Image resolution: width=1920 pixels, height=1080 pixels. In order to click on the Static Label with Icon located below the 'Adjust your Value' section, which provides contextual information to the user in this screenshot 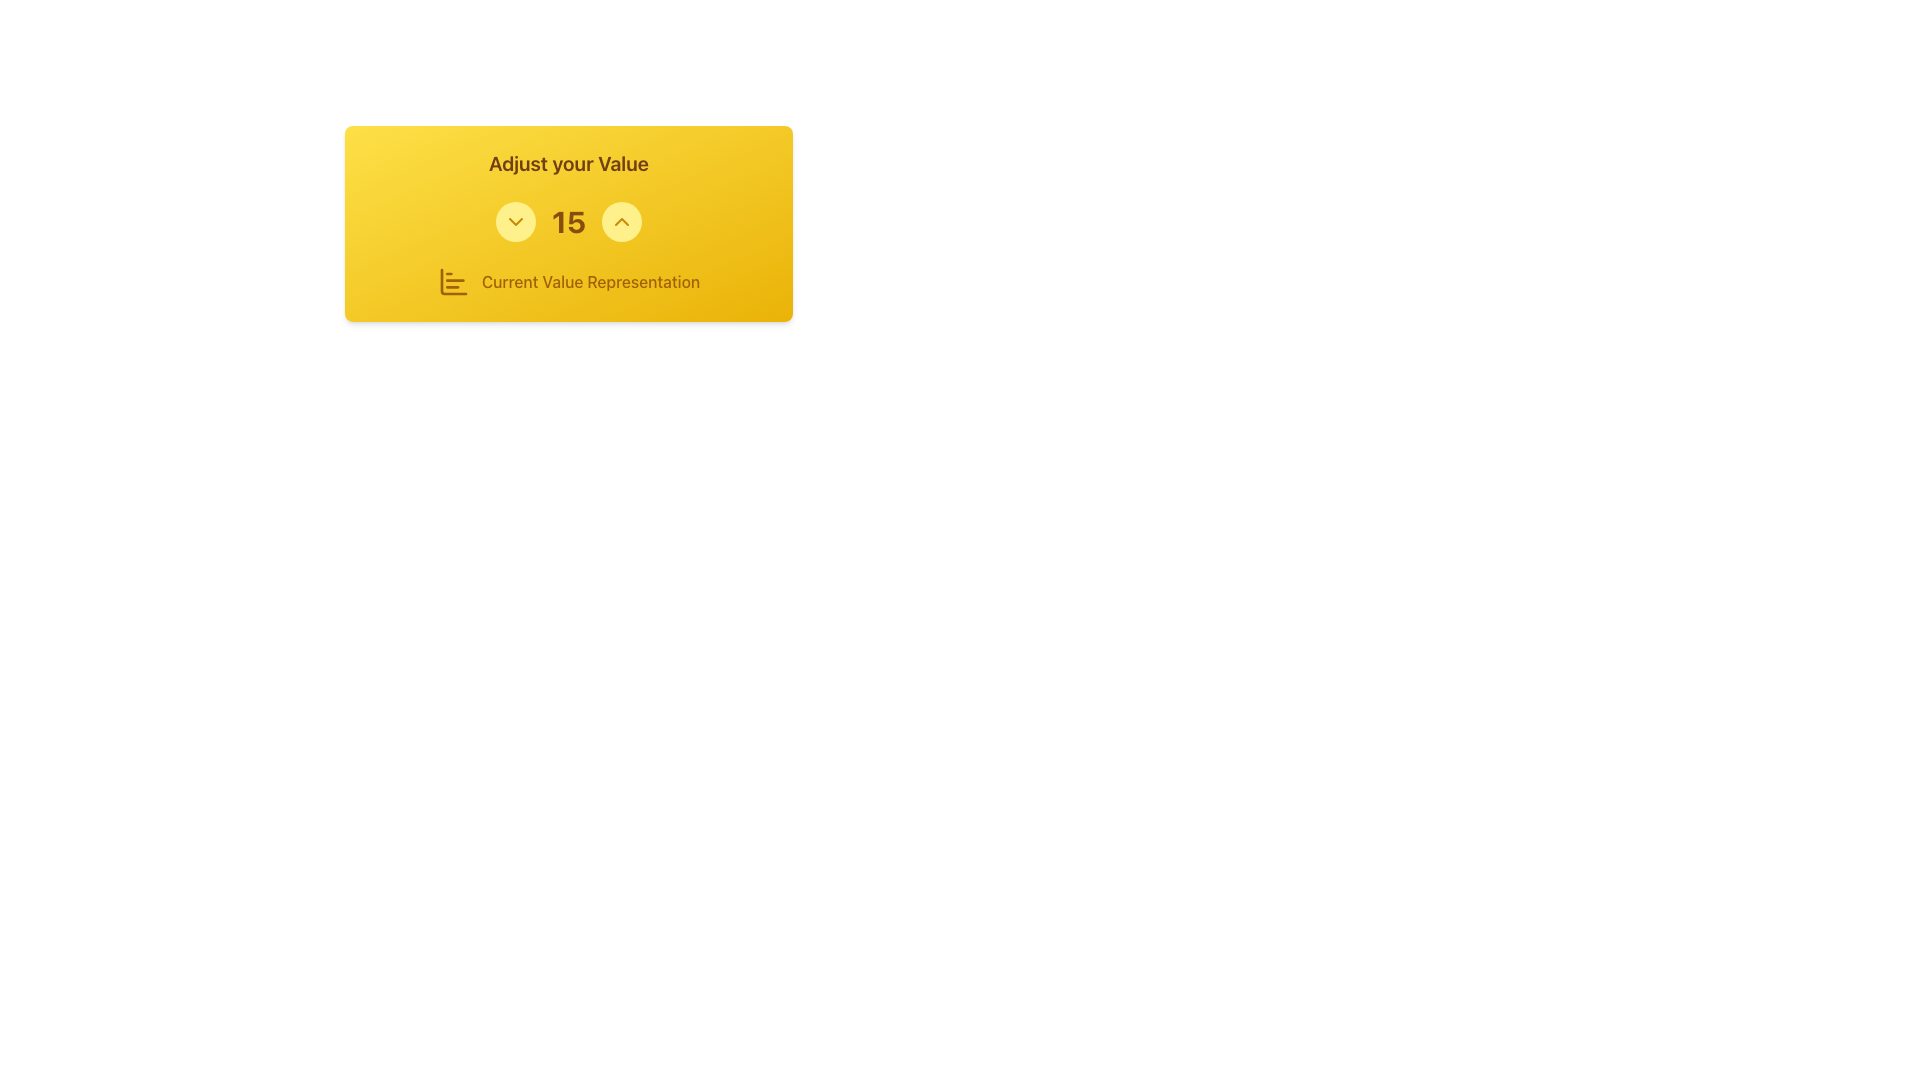, I will do `click(568, 281)`.